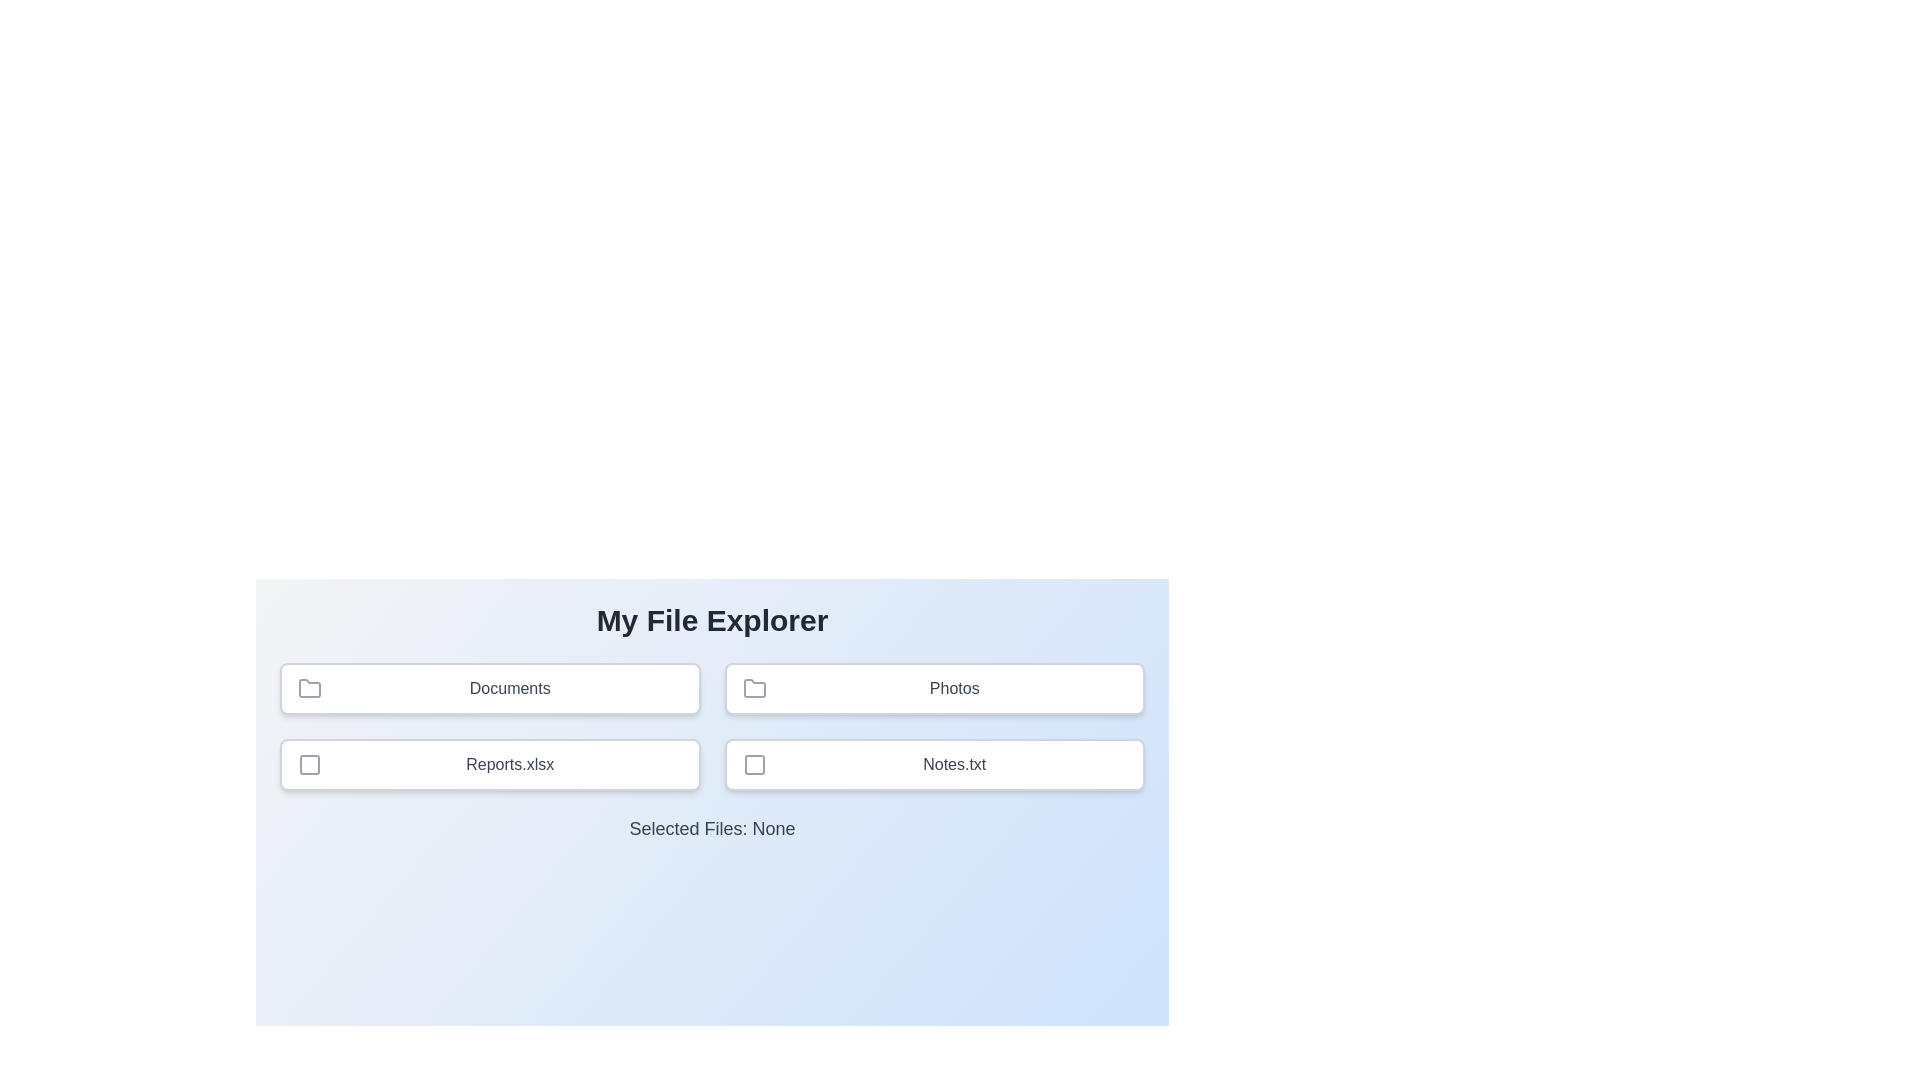  I want to click on the item Documents by clicking on it, so click(489, 688).